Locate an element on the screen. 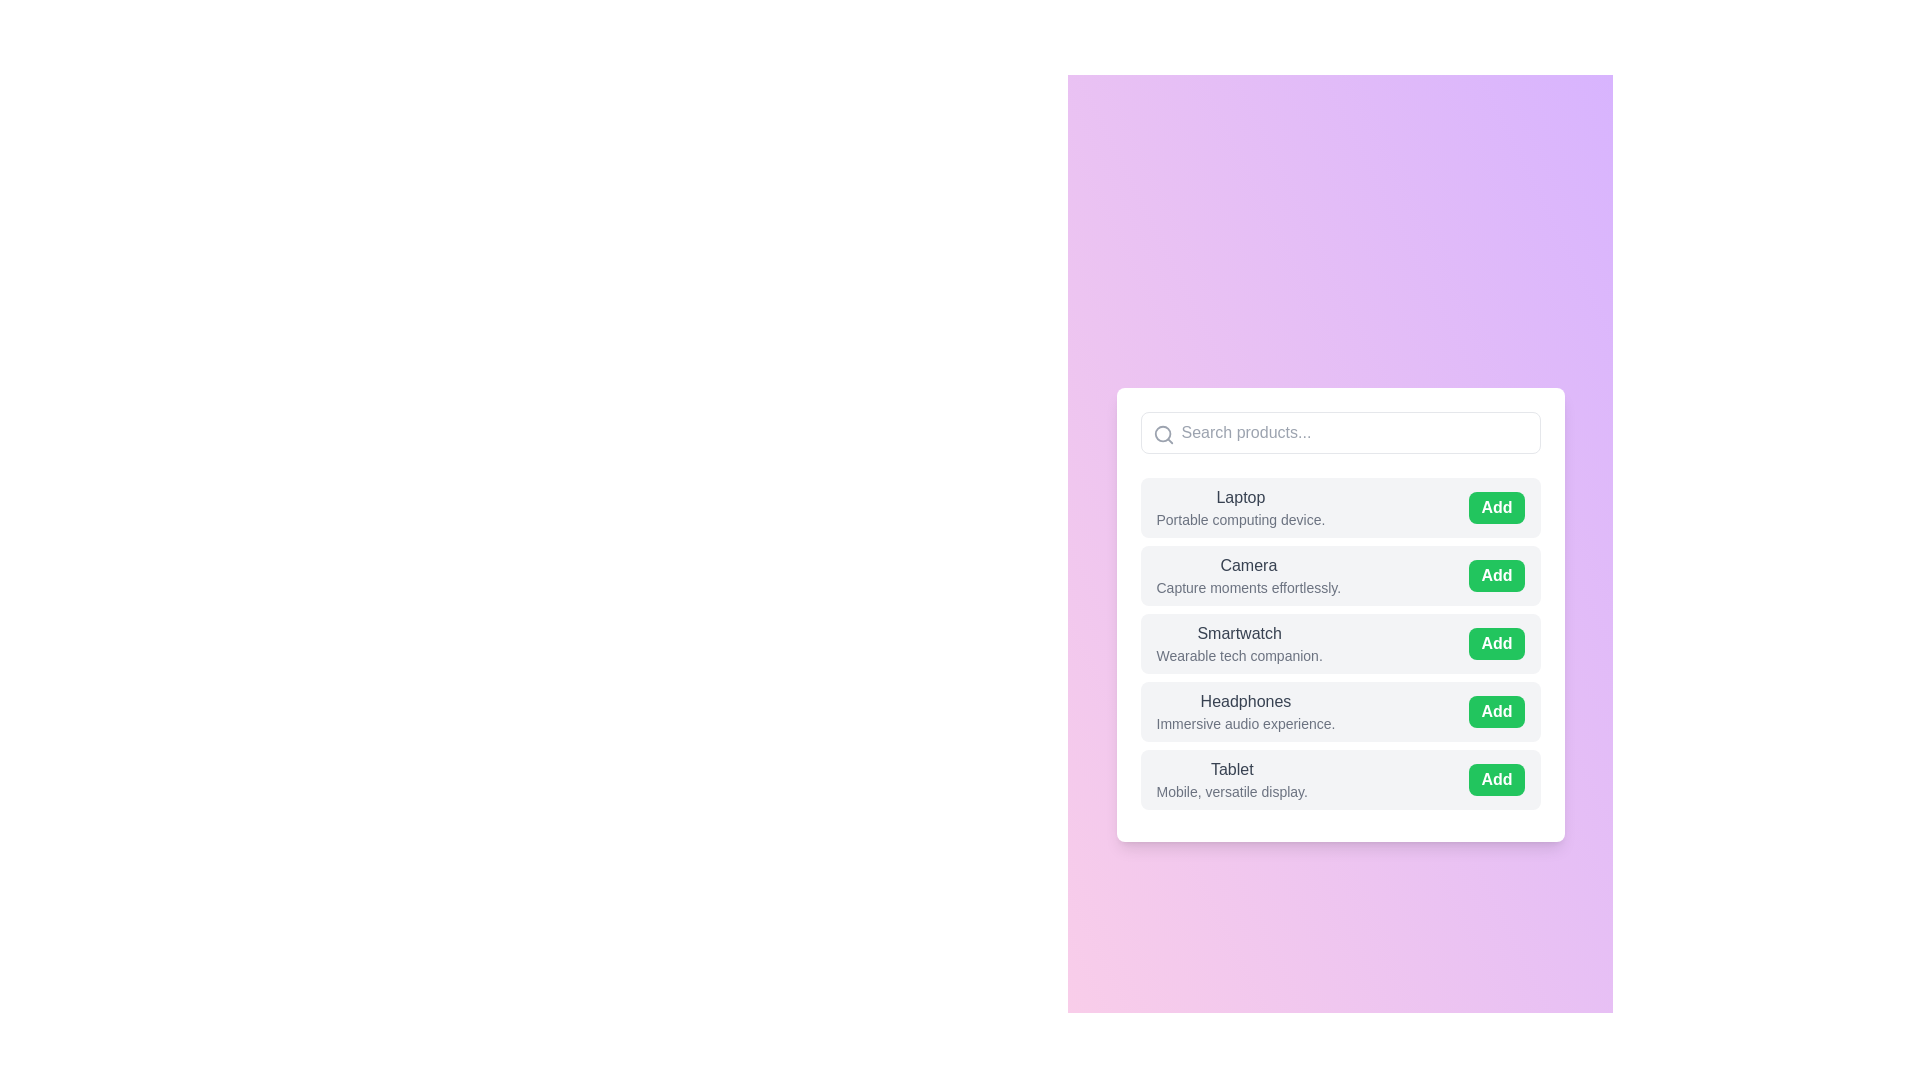 Image resolution: width=1920 pixels, height=1080 pixels. text label displaying 'Laptop' which is styled in medium font weight and gray color, located above the description 'Portable computing device.' is located at coordinates (1239, 496).